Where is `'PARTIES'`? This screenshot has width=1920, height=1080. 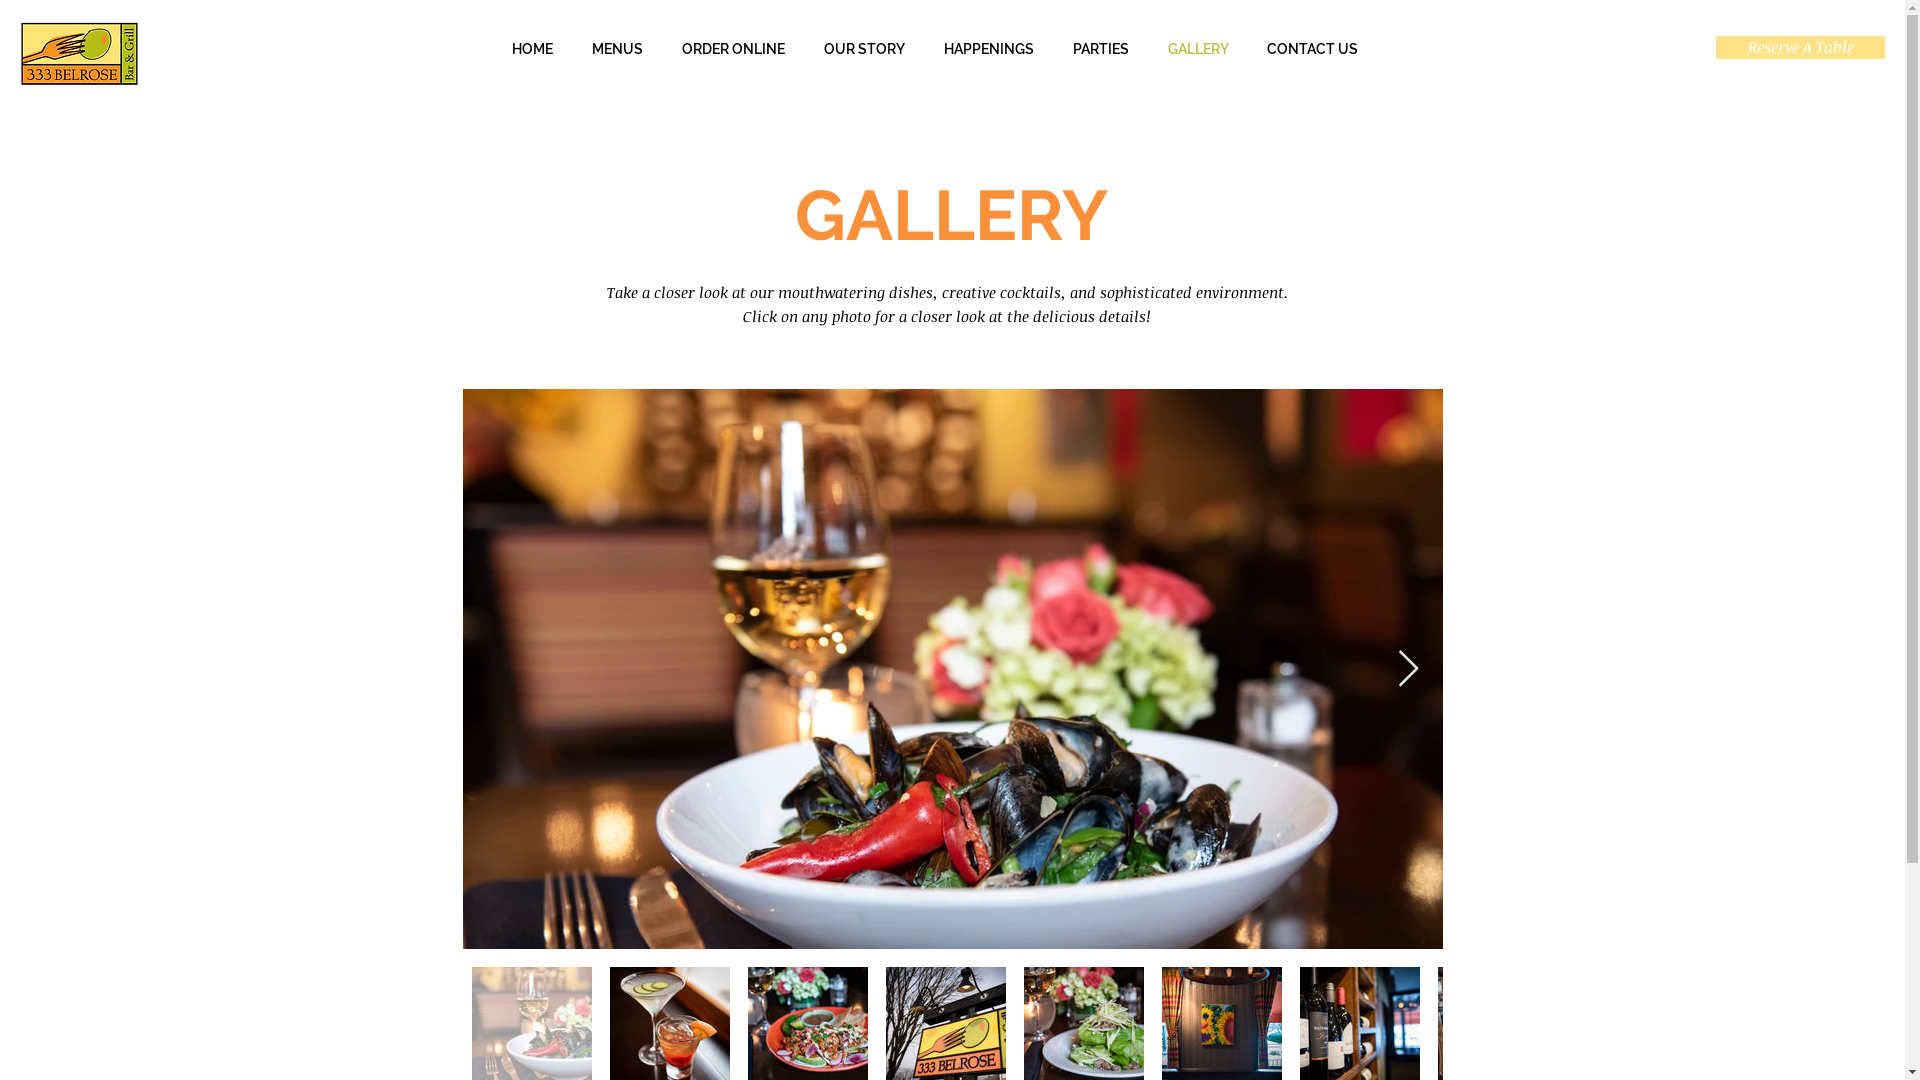 'PARTIES' is located at coordinates (1100, 48).